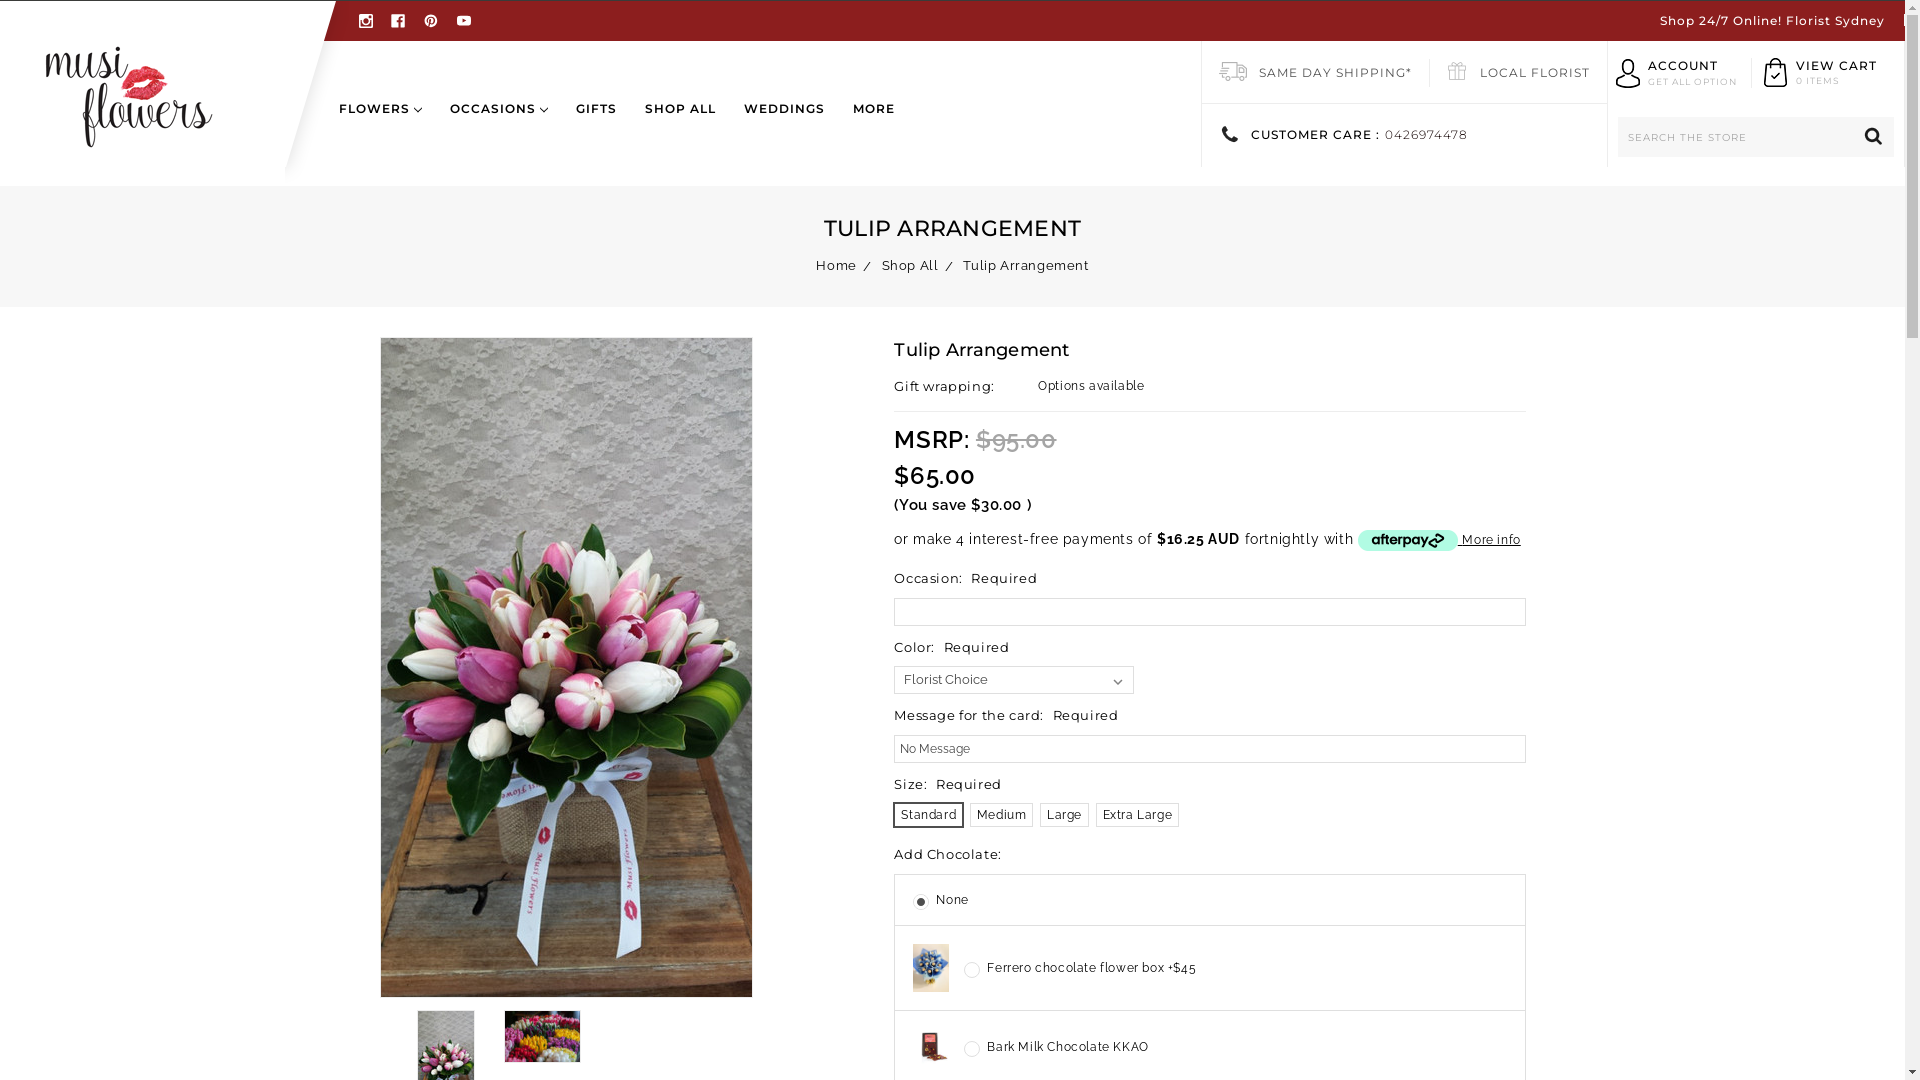 This screenshot has height=1080, width=1920. I want to click on 'Creative Blooms Group PTY LTD Trading As Musi Flowers', so click(127, 93).